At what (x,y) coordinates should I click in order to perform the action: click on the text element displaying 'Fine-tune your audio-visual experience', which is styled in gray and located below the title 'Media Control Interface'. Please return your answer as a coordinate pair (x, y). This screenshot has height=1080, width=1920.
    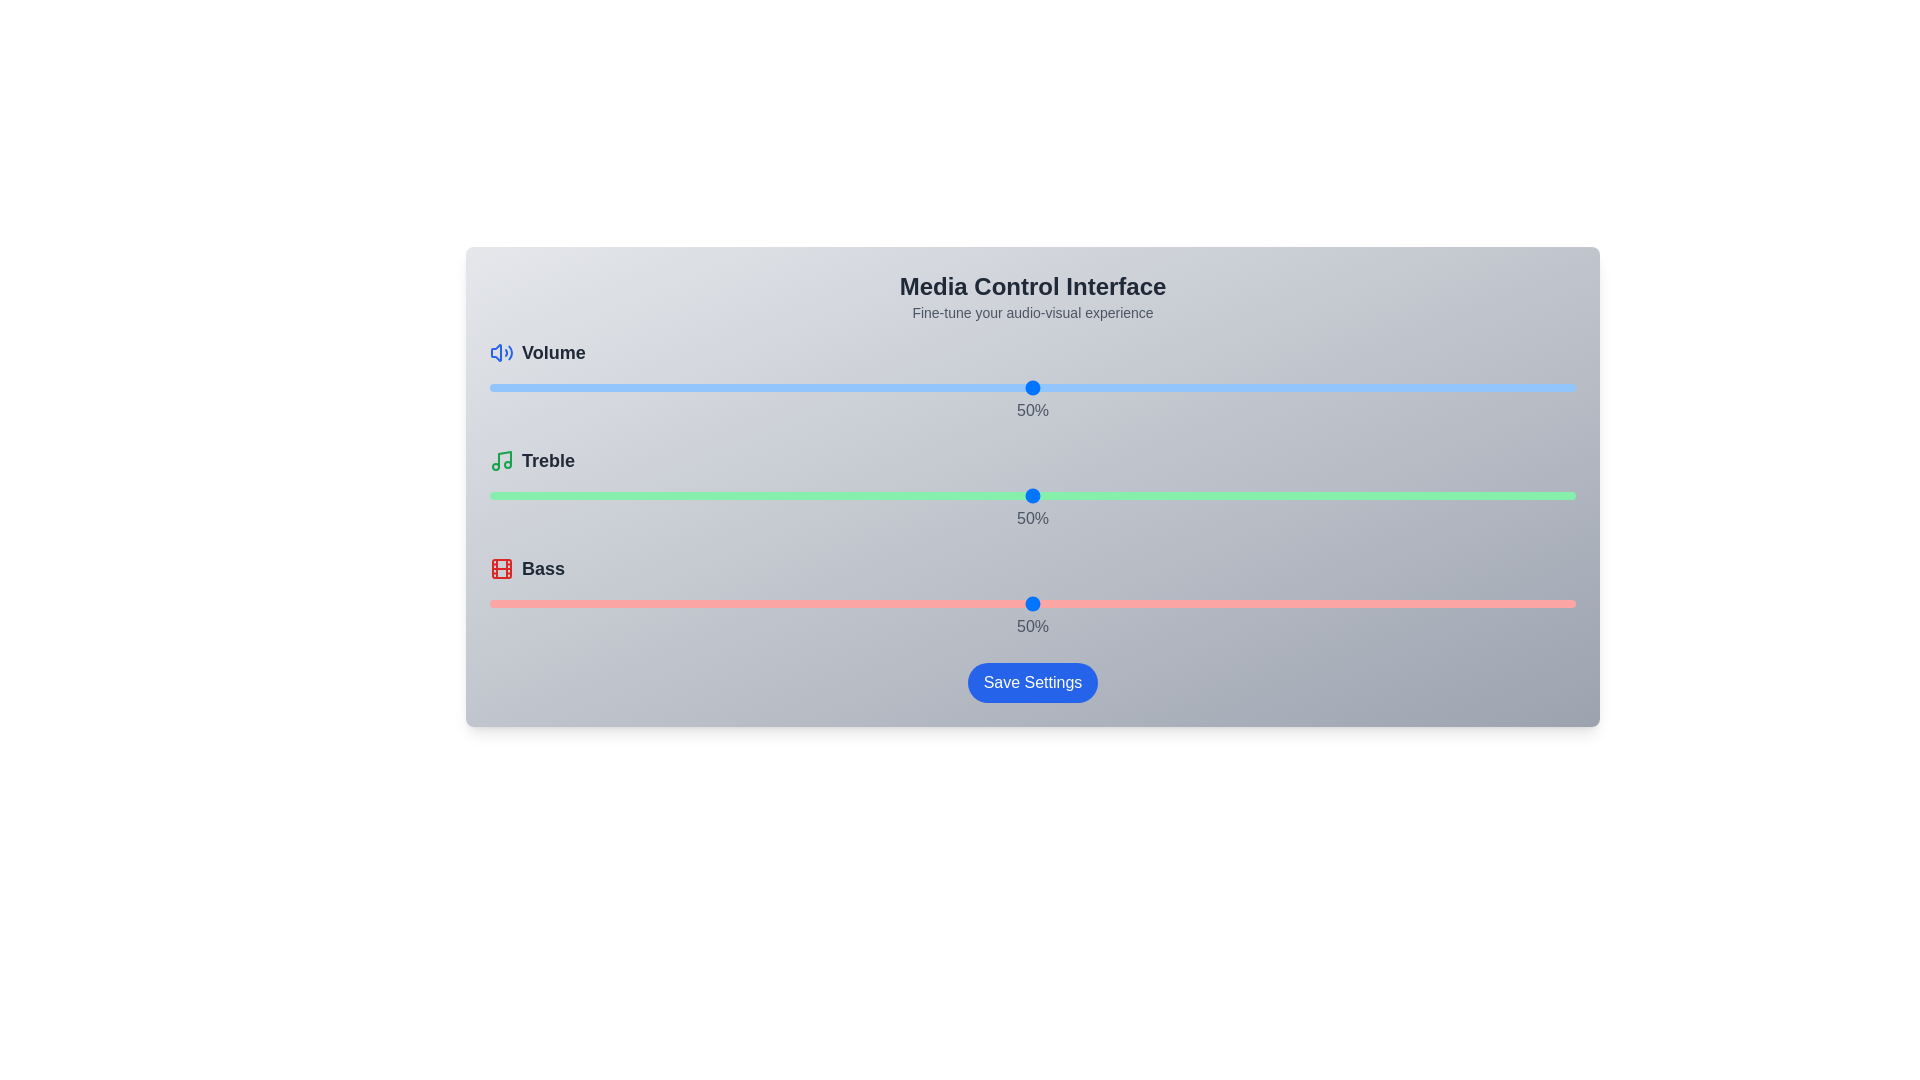
    Looking at the image, I should click on (1032, 312).